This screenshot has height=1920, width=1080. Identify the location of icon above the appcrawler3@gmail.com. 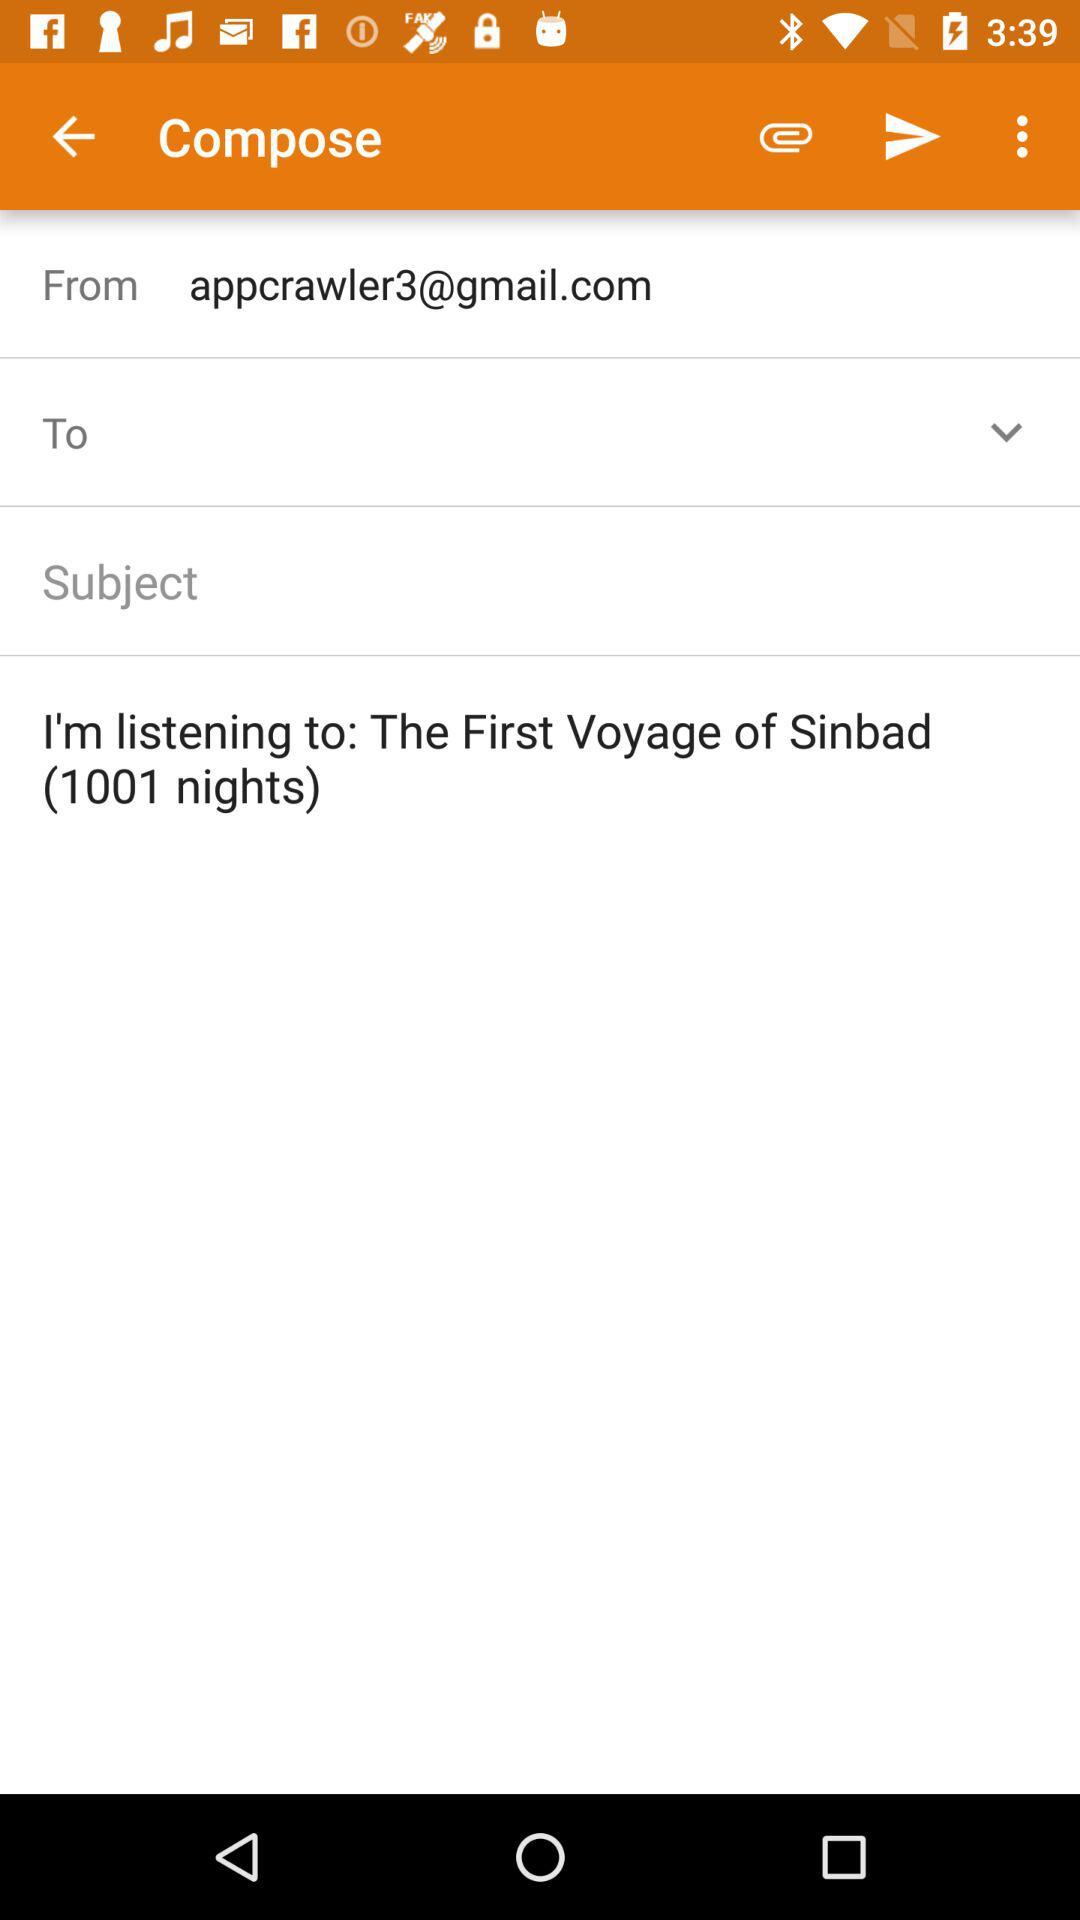
(785, 135).